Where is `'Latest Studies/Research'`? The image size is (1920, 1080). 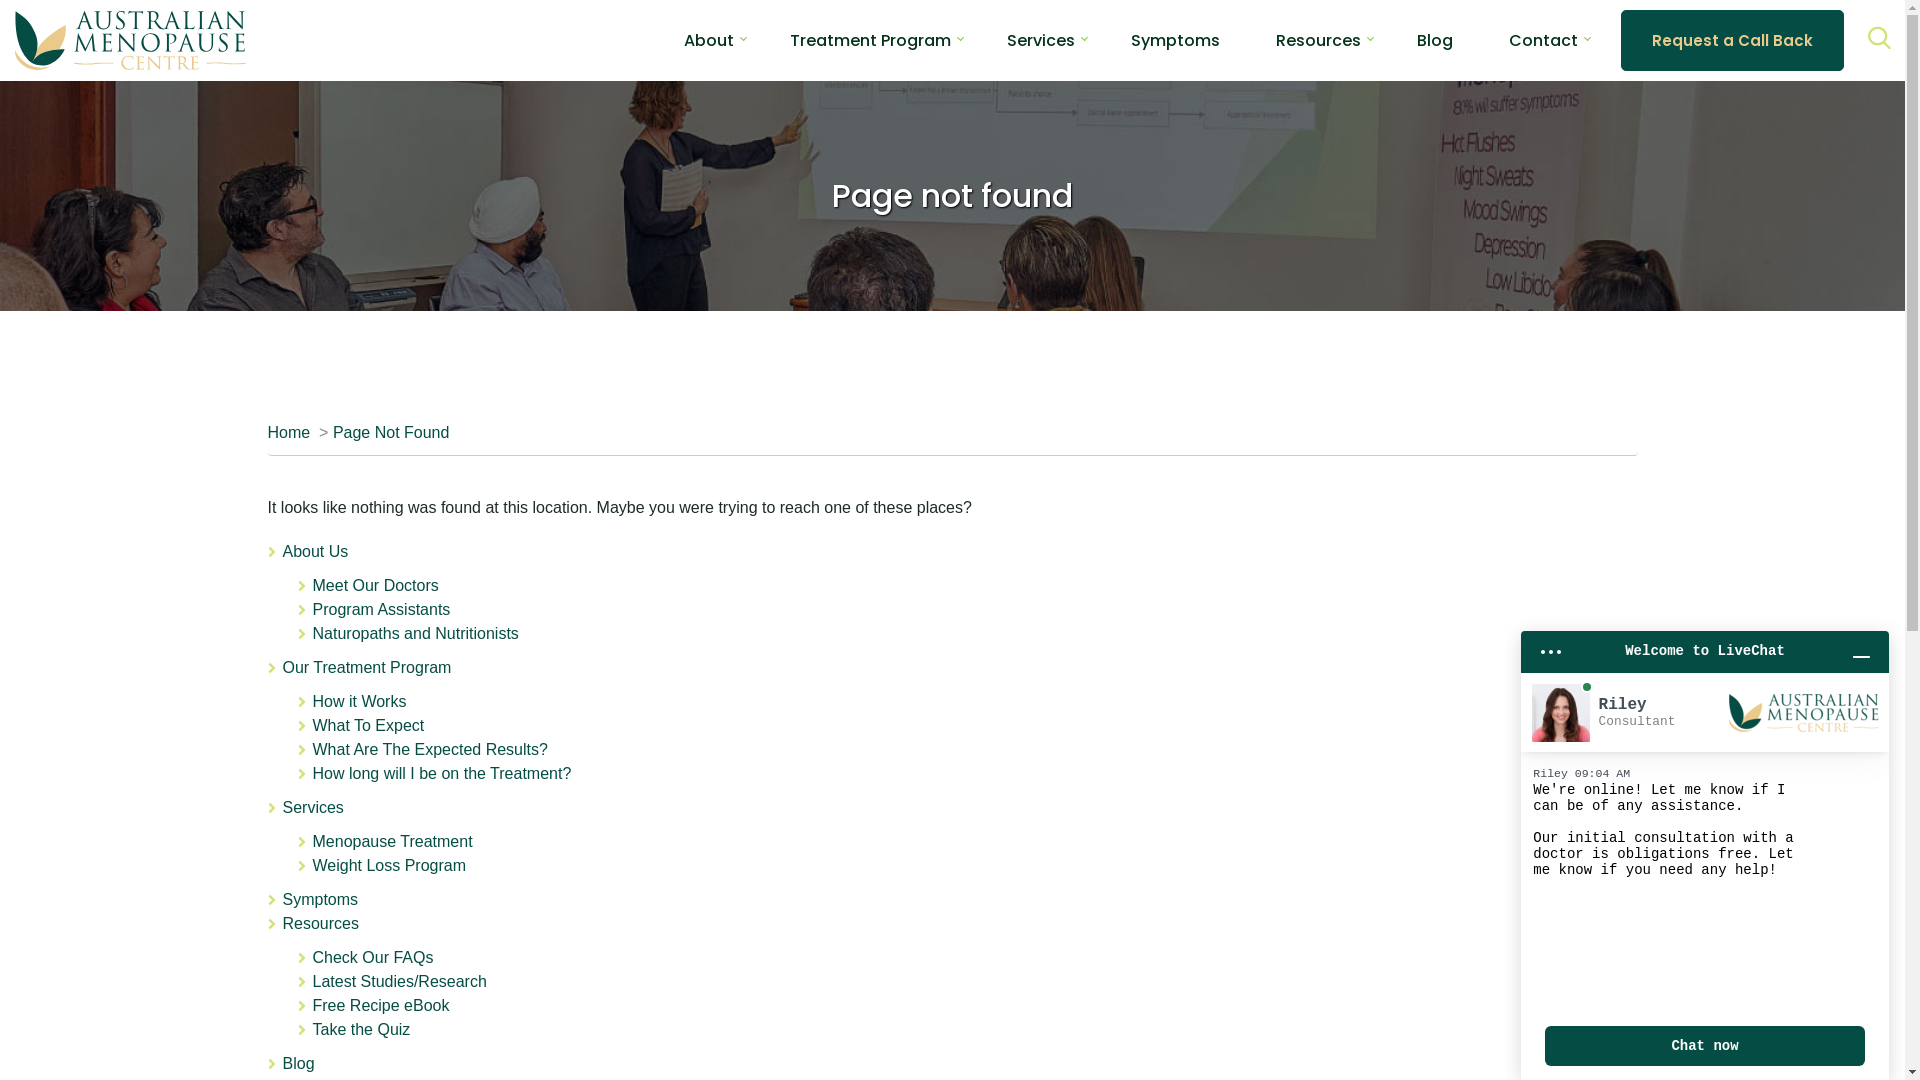 'Latest Studies/Research' is located at coordinates (398, 980).